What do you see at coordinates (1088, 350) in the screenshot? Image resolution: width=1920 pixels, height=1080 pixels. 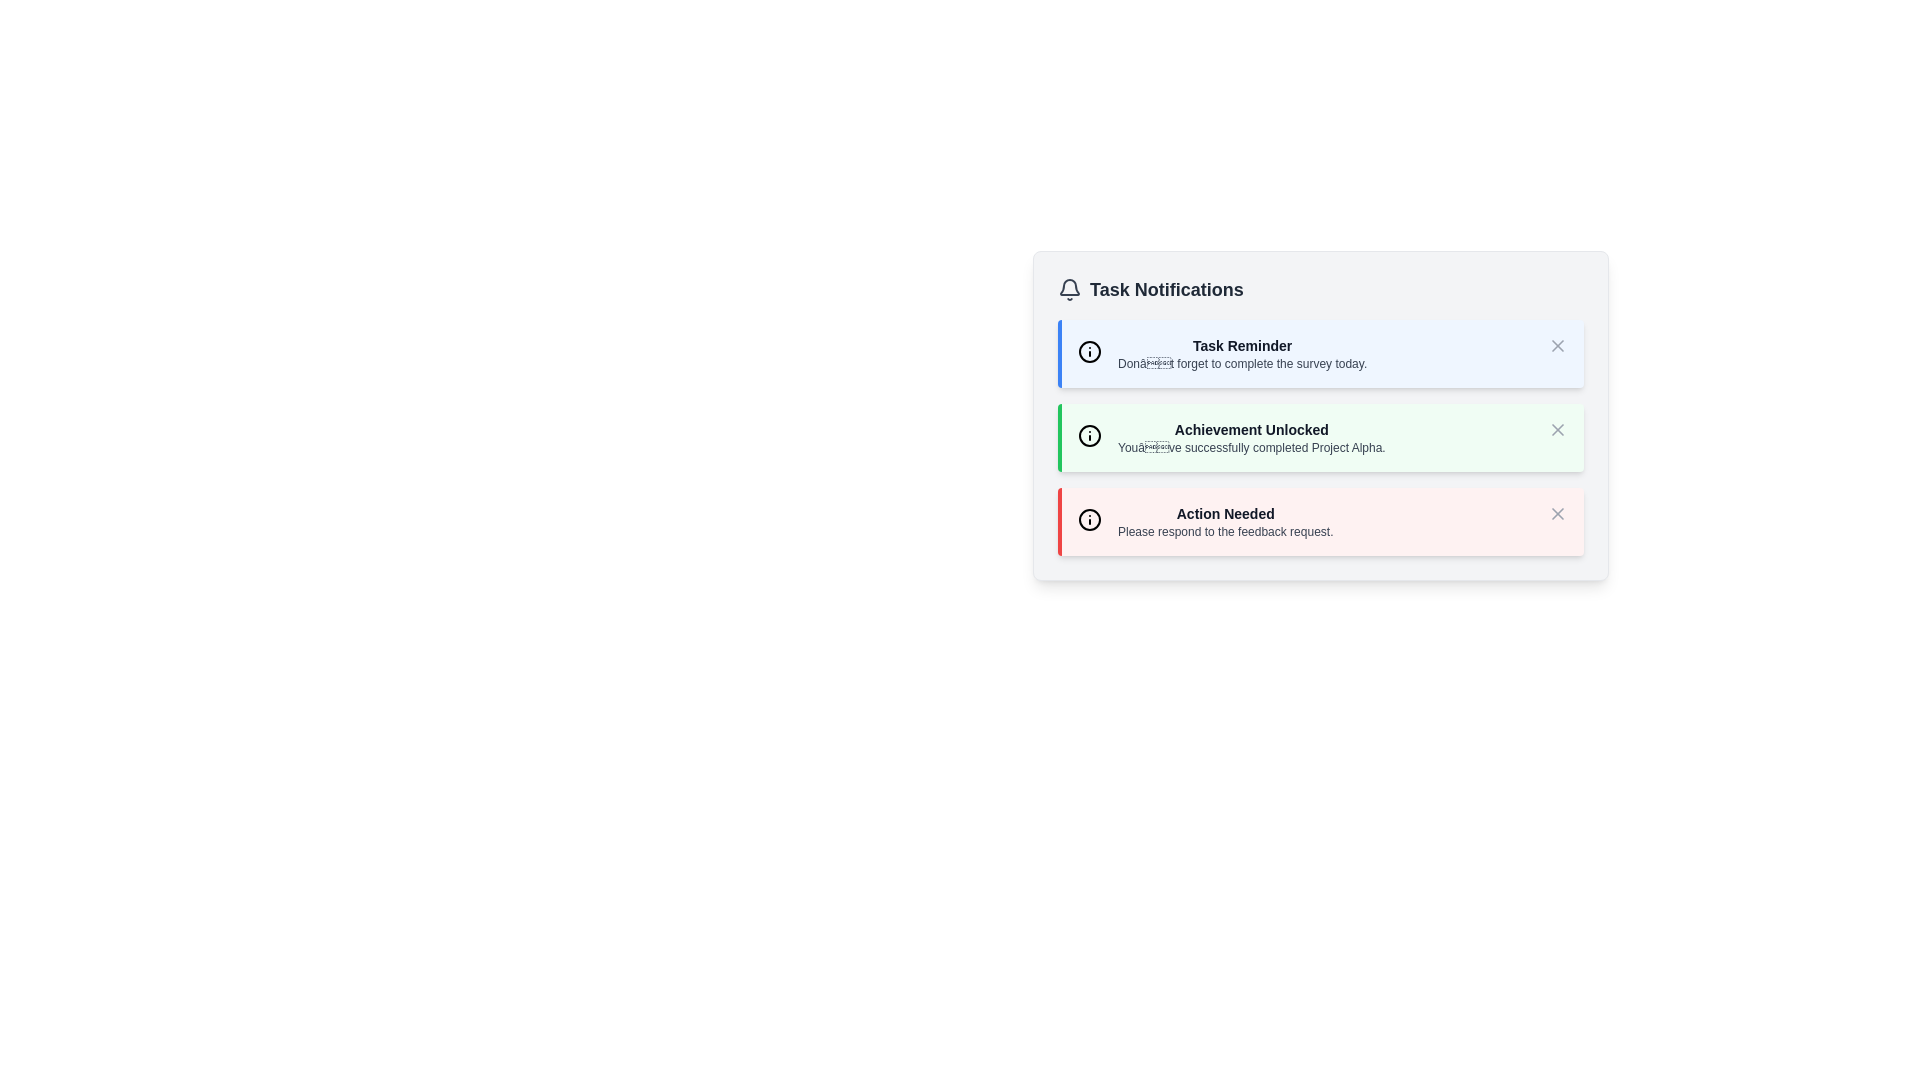 I see `the decorative icon in the 'Task Reminder' notification bar, which indicates the type of notification and is located at the top of the stacked list` at bounding box center [1088, 350].